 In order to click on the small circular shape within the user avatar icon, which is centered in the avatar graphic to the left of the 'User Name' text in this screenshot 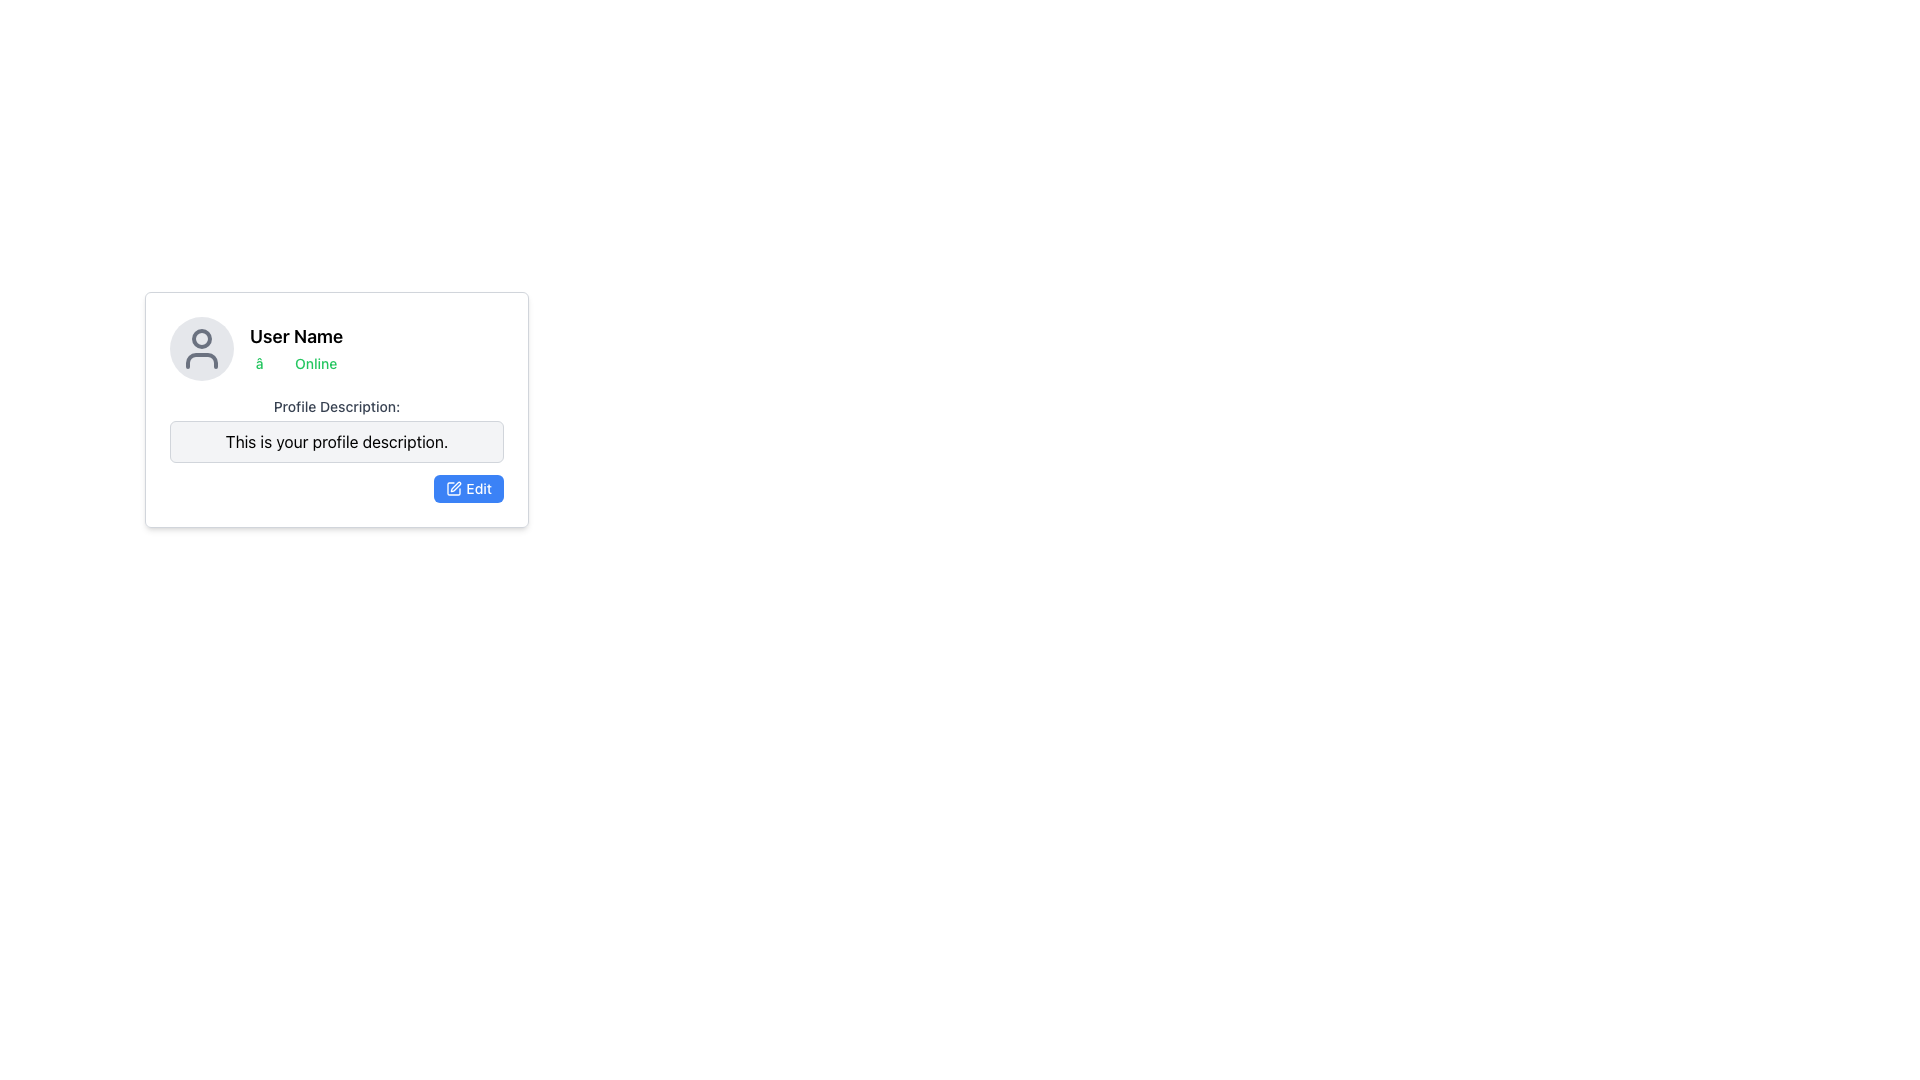, I will do `click(201, 338)`.